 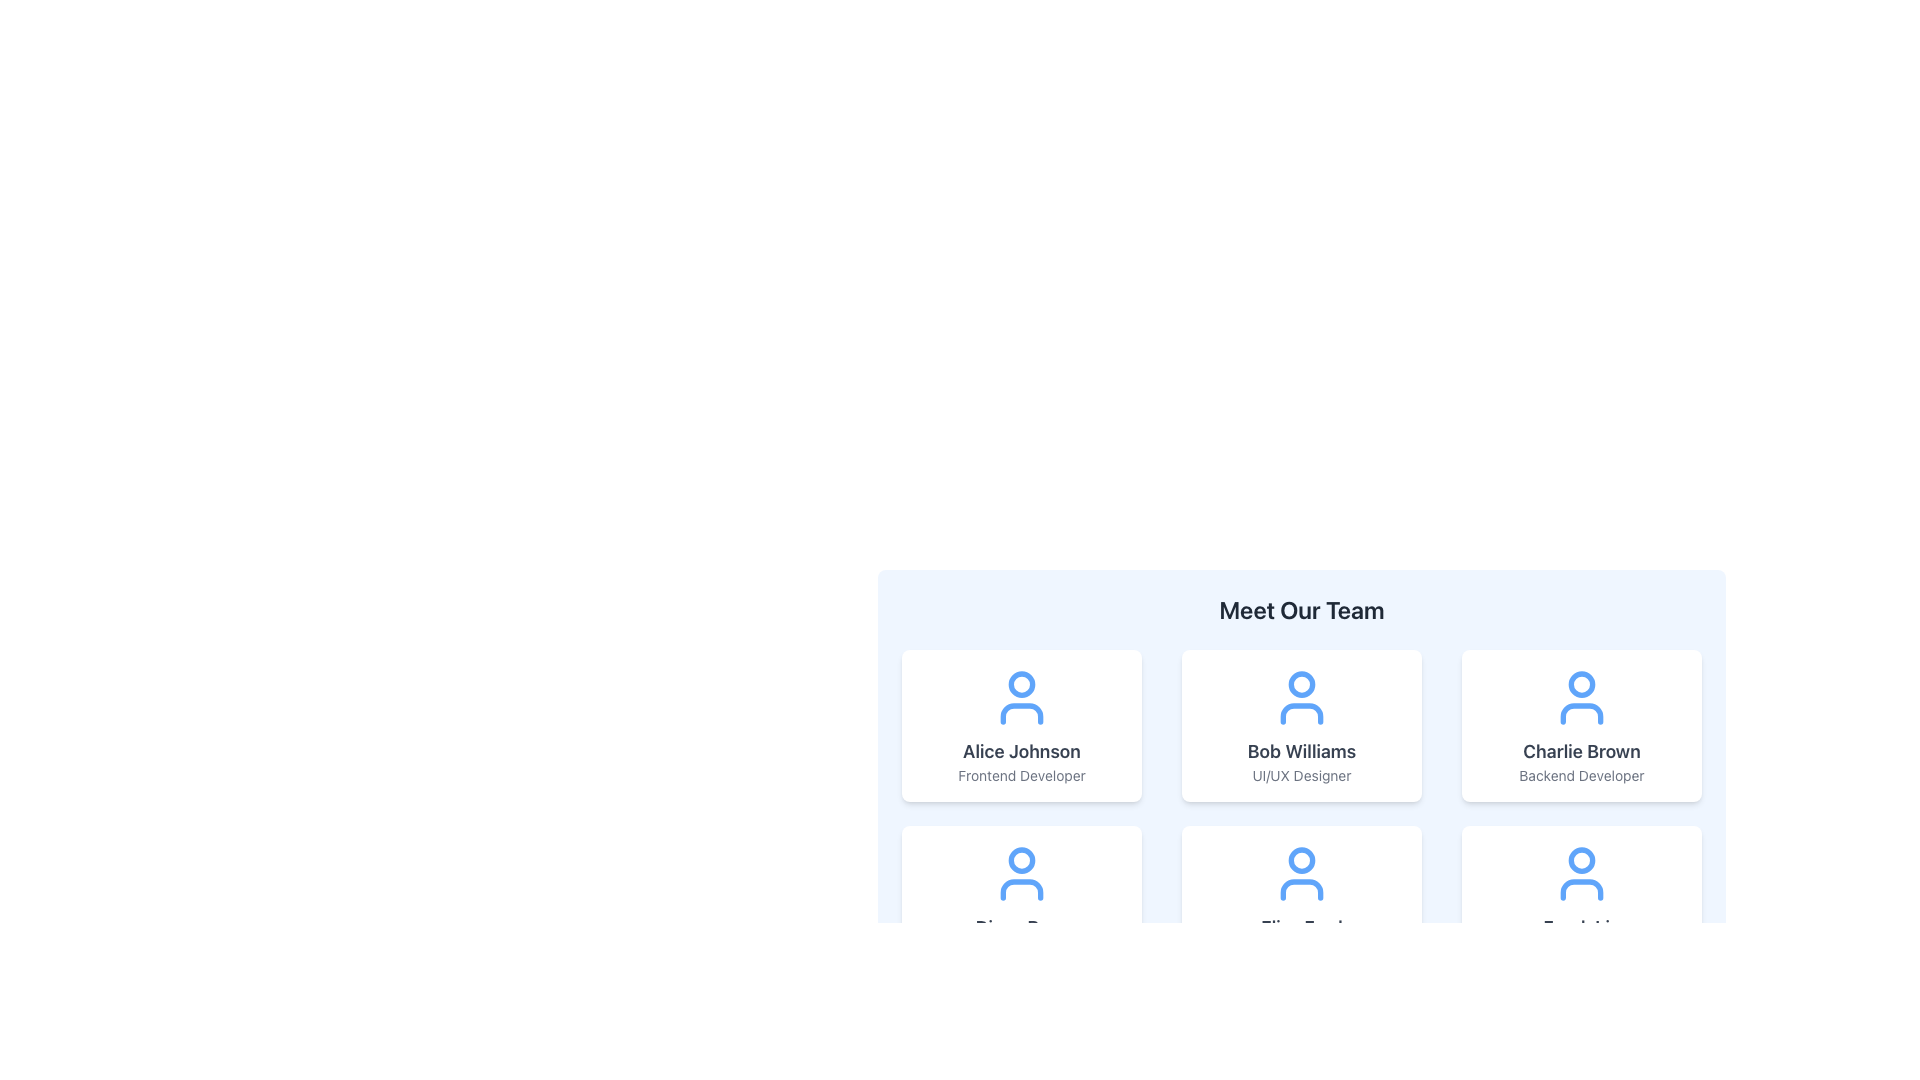 I want to click on names and roles displayed on the second profile card in the grid layout of profile displays, located centrally below the title 'Meet Our Team', so click(x=1301, y=813).